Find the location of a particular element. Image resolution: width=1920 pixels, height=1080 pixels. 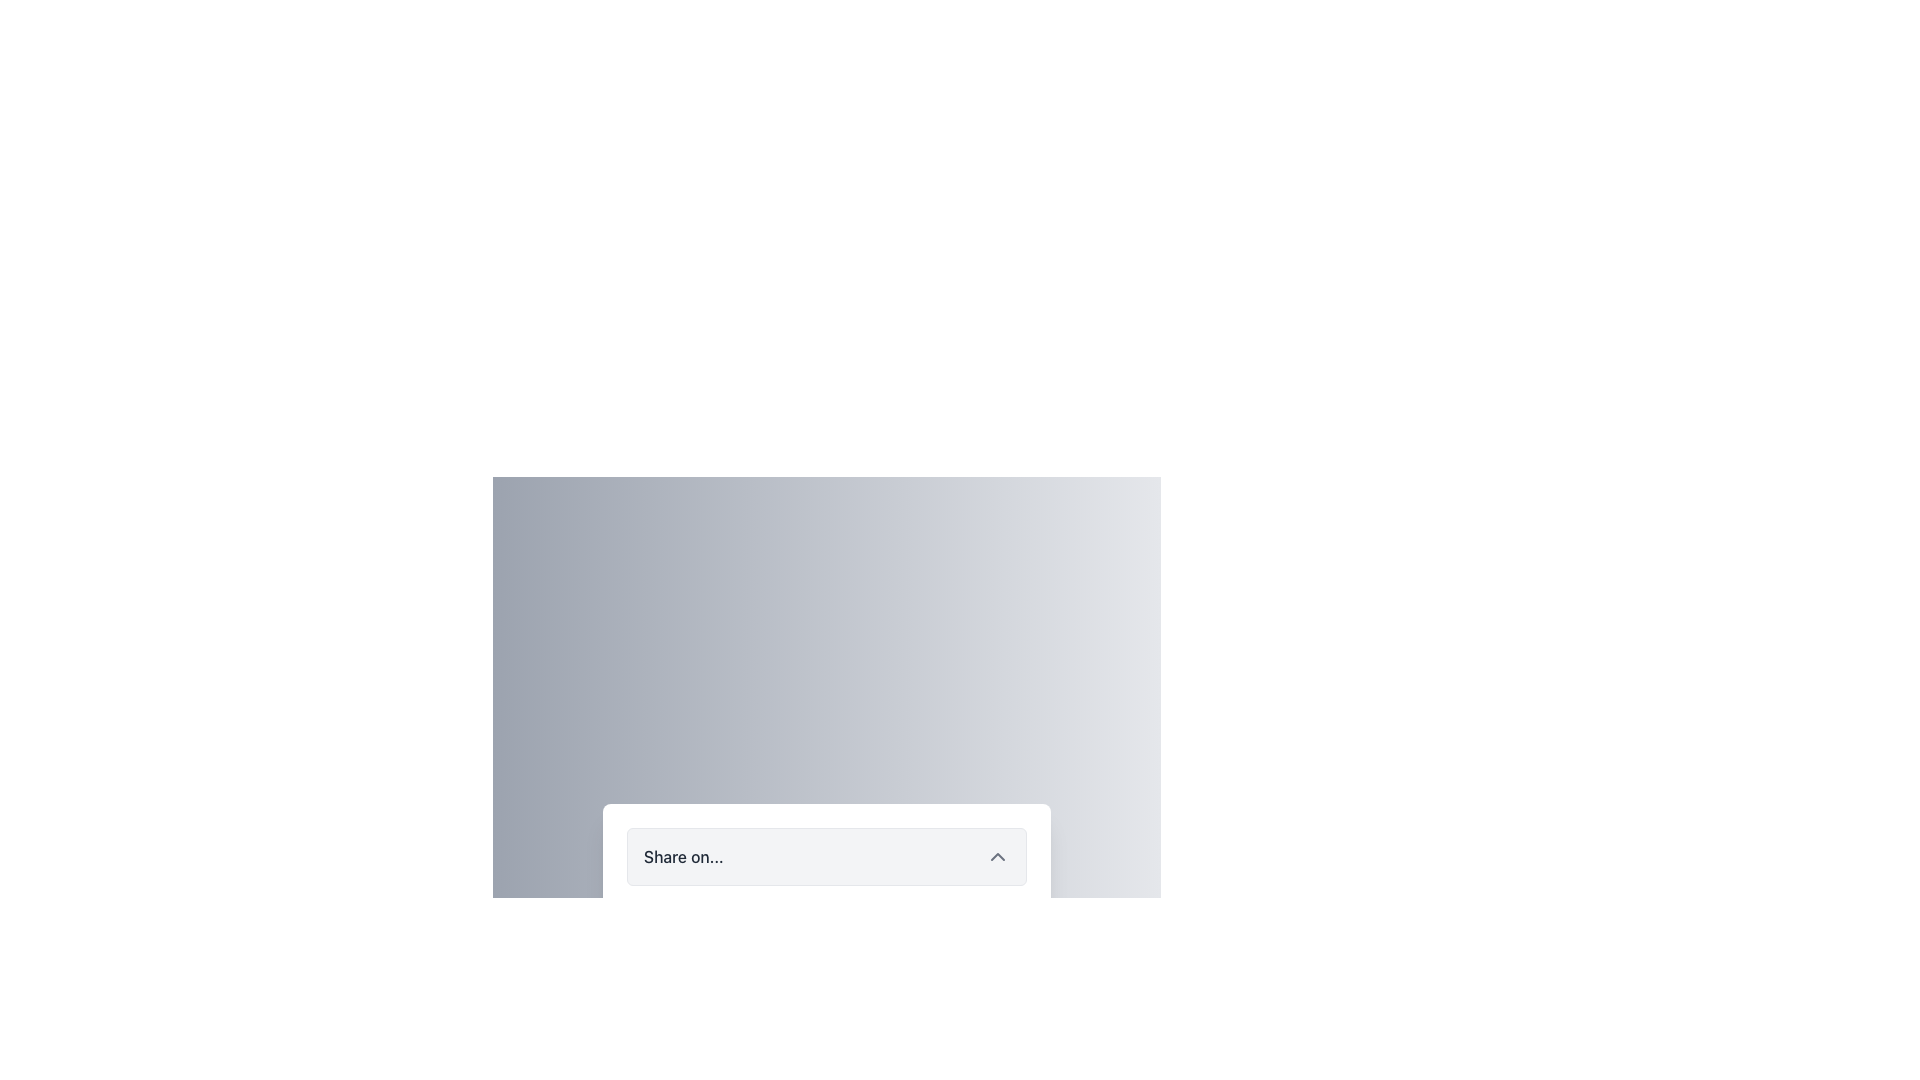

the chevron icon located to the right of the 'Share on...' text is located at coordinates (998, 855).